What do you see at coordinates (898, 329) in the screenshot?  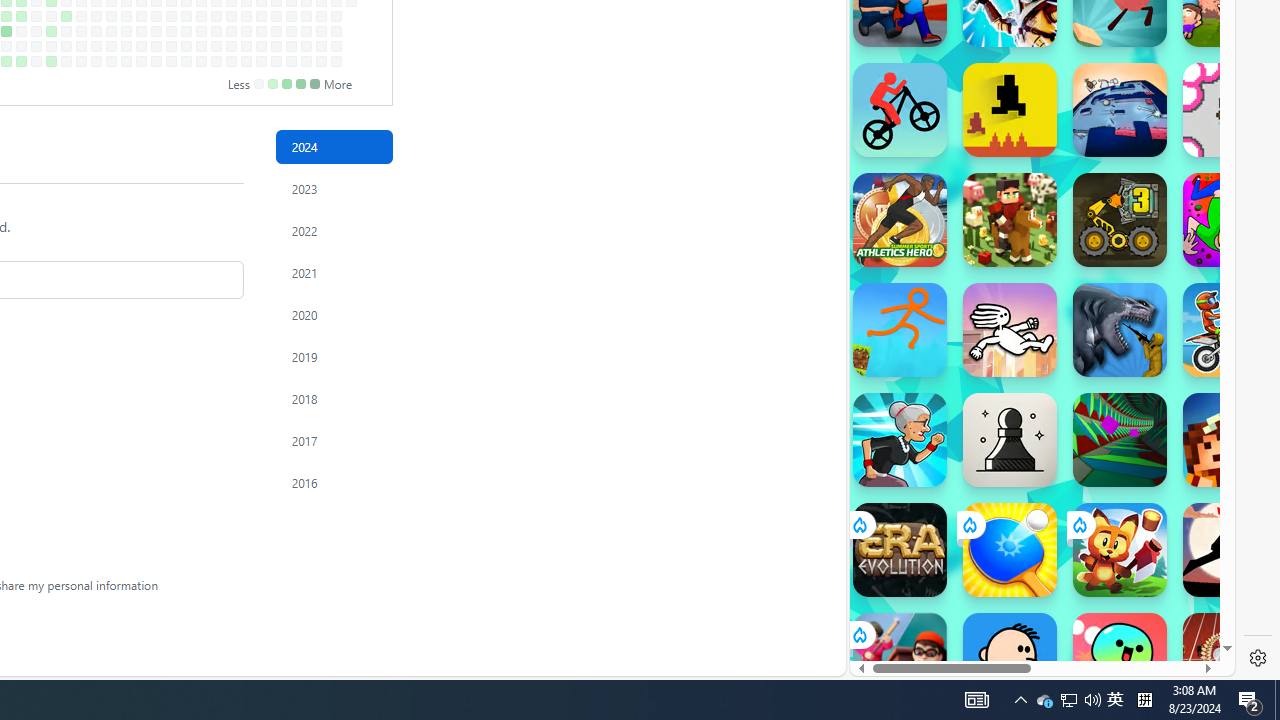 I see `'Stickman Parkour Skyland'` at bounding box center [898, 329].